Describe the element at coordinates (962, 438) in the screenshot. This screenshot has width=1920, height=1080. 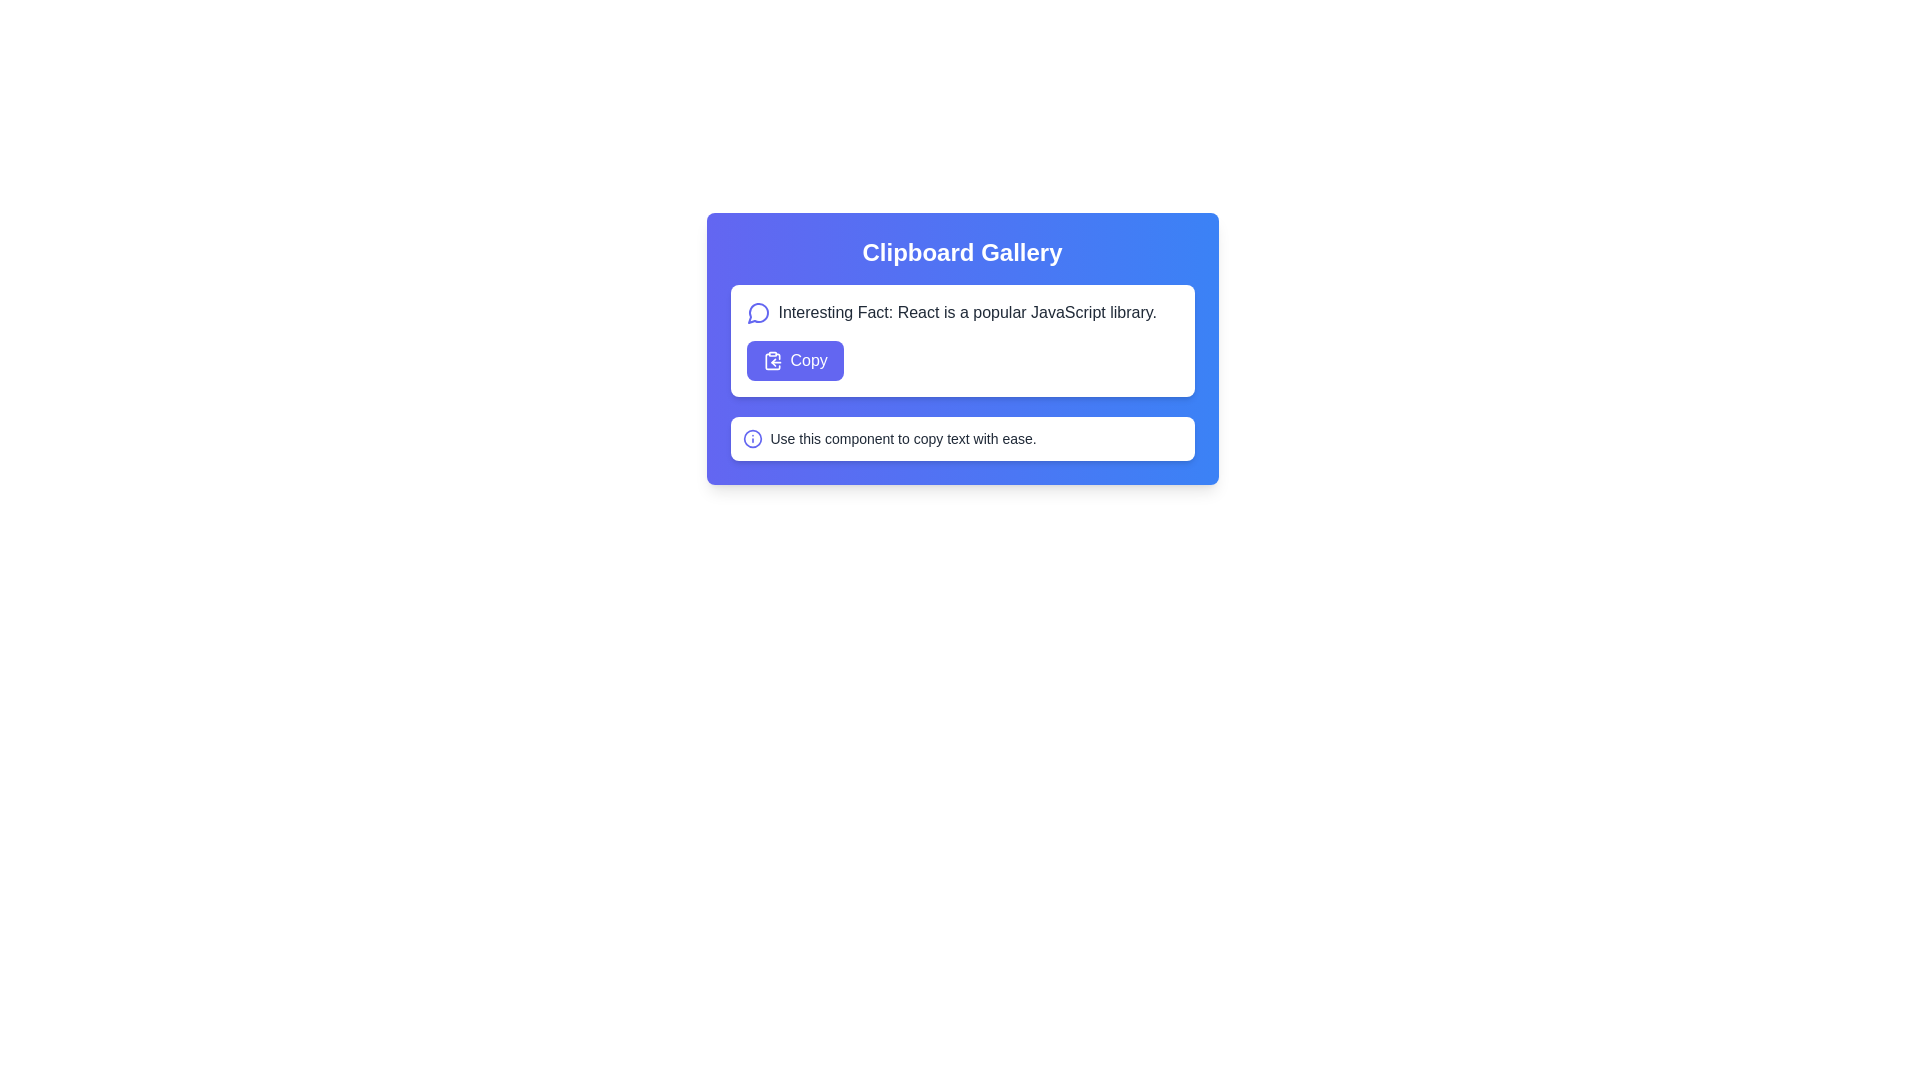
I see `informational text panel containing the message 'Use this component to copy text with ease.' located at the bottom of the 'Clipboard Gallery' card` at that location.